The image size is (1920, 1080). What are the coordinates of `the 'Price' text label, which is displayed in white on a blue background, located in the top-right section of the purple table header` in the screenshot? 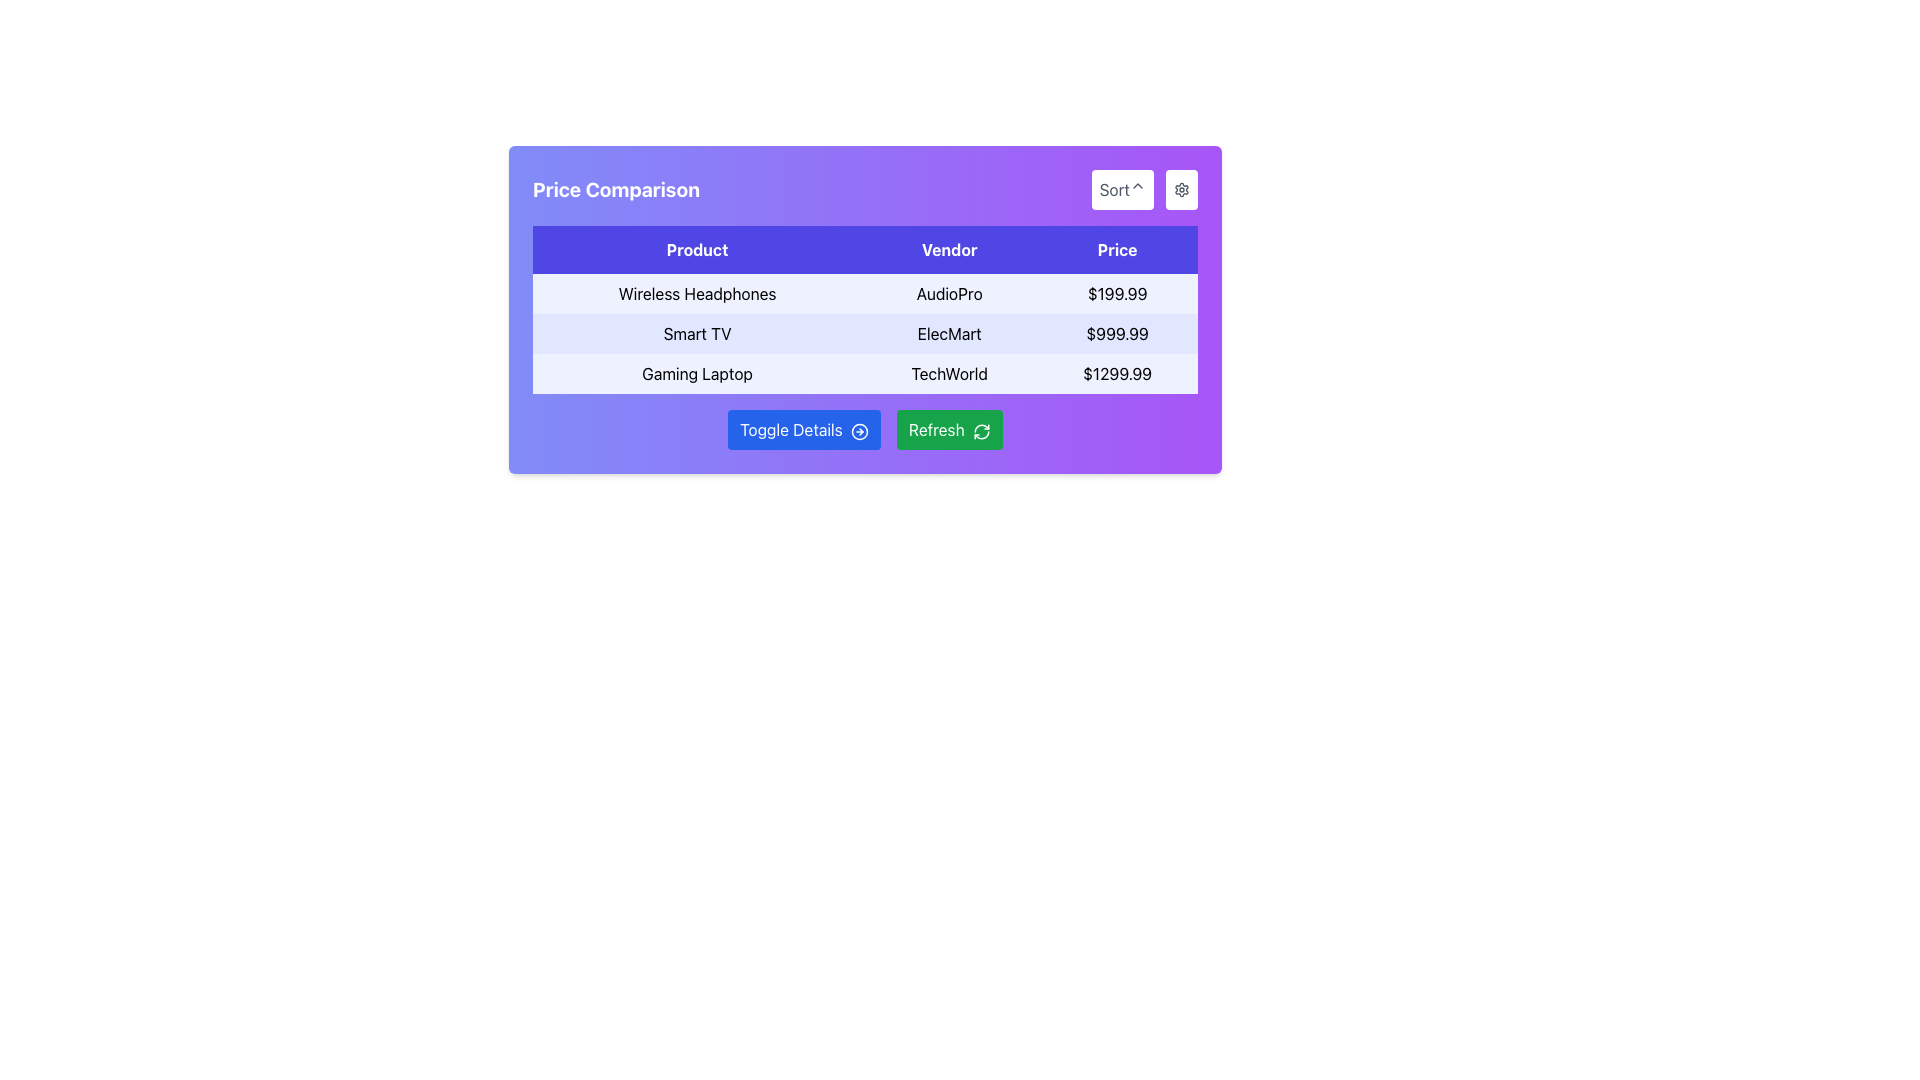 It's located at (1116, 249).